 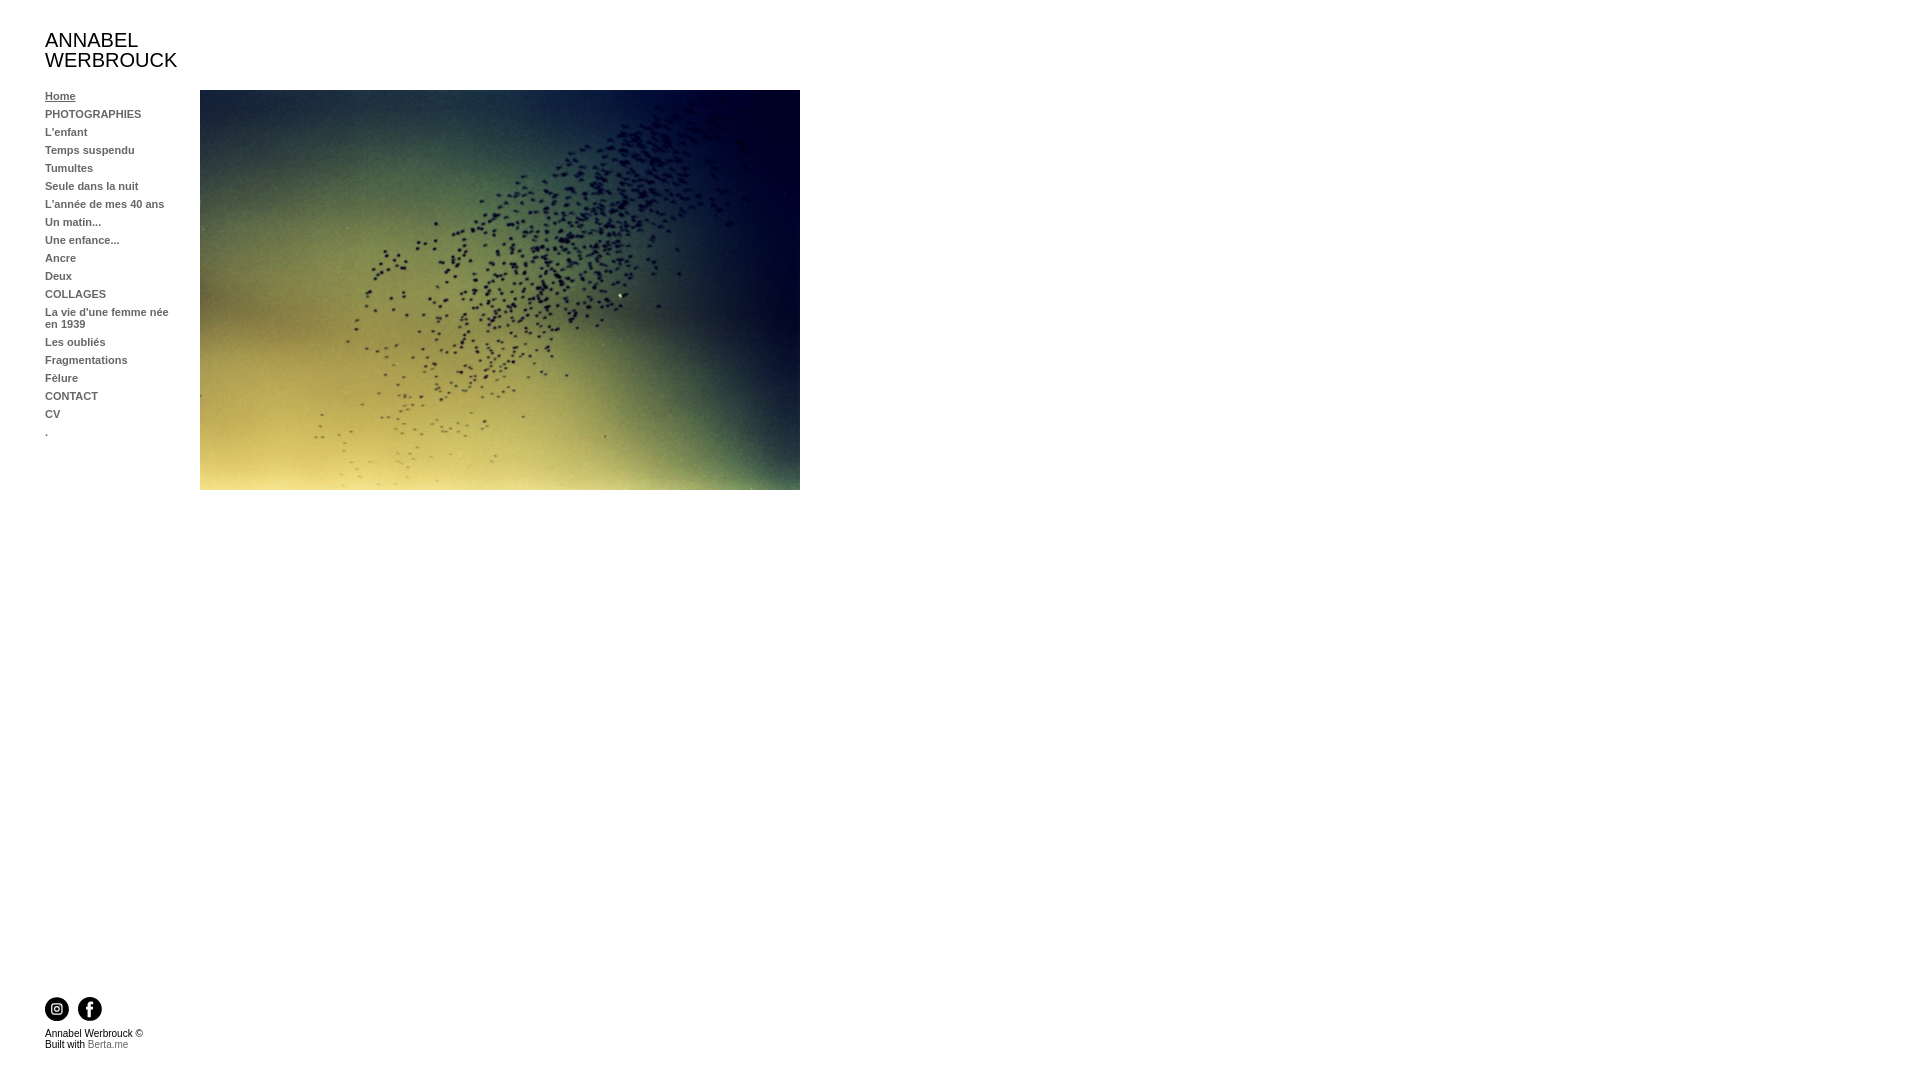 I want to click on 'COLLAGES', so click(x=75, y=293).